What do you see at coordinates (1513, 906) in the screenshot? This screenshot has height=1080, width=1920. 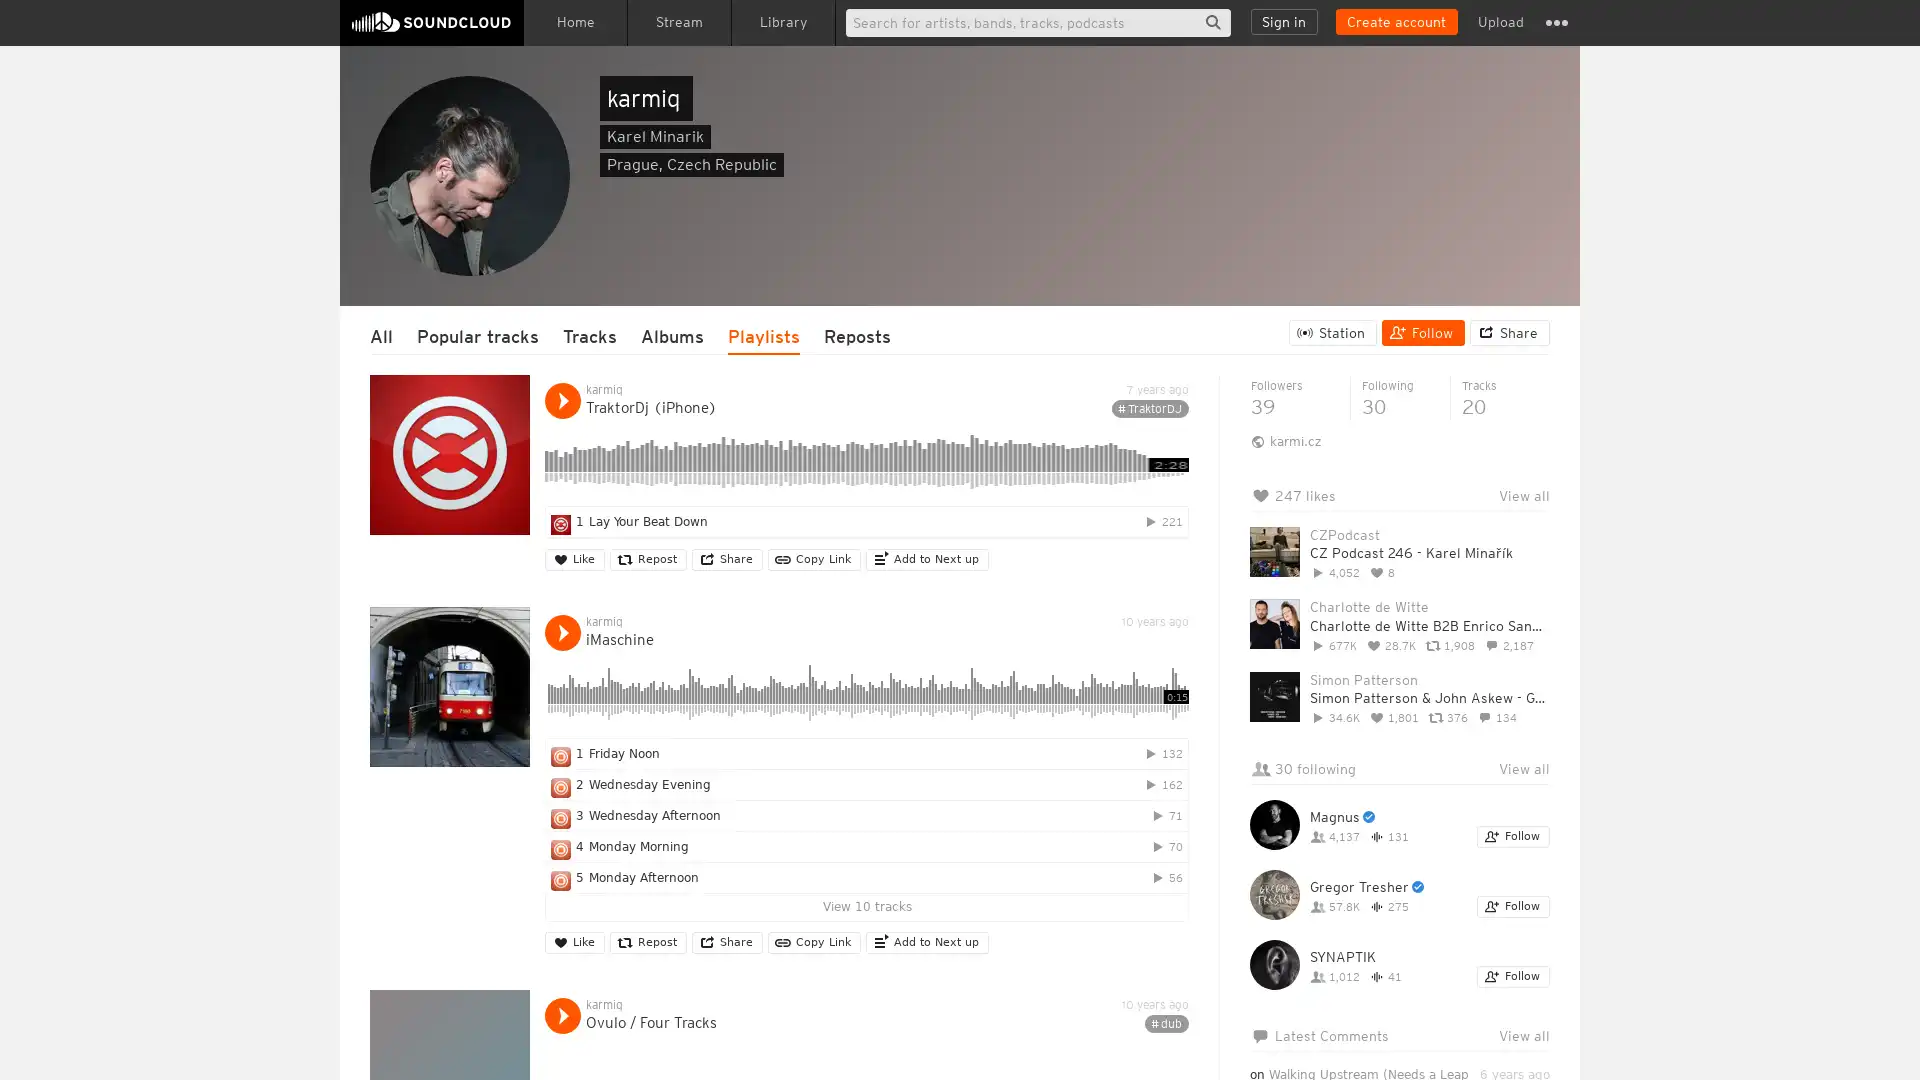 I see `Follow` at bounding box center [1513, 906].